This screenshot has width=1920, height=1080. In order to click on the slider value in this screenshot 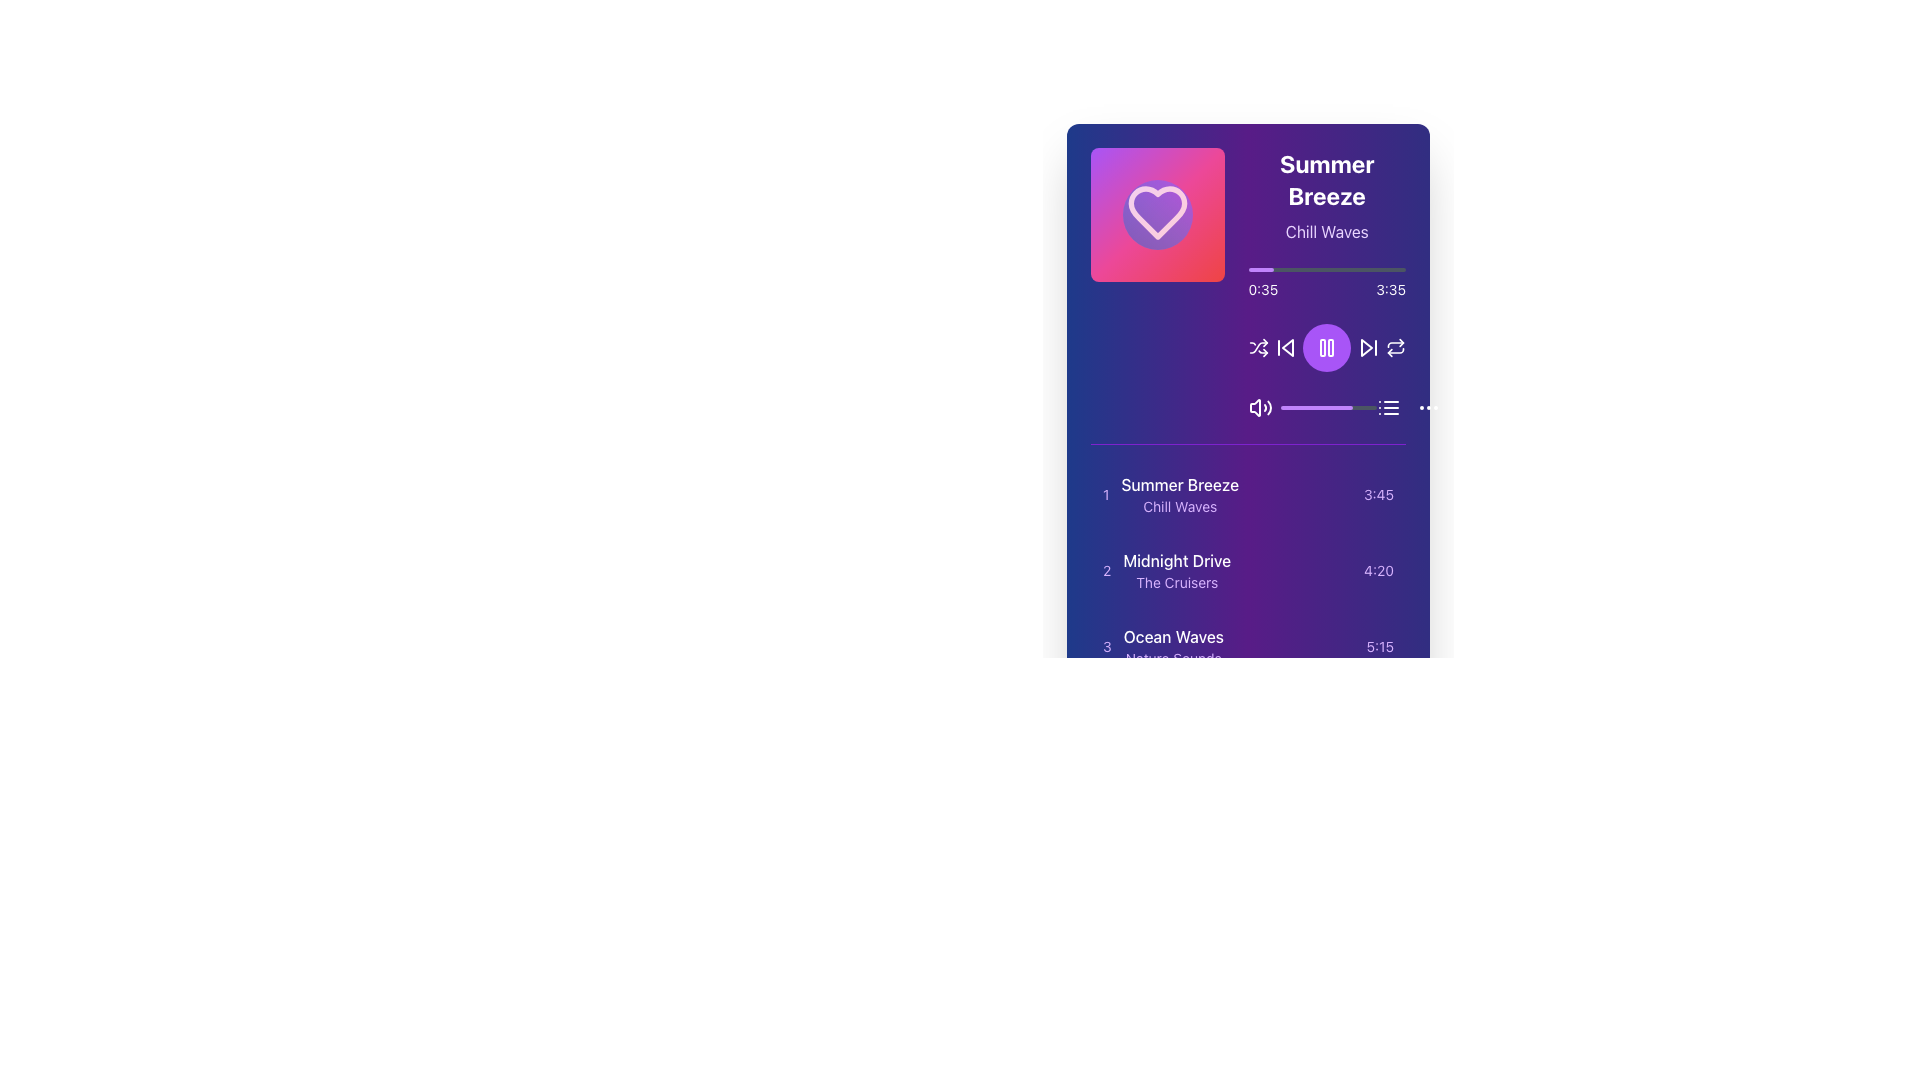, I will do `click(1303, 407)`.